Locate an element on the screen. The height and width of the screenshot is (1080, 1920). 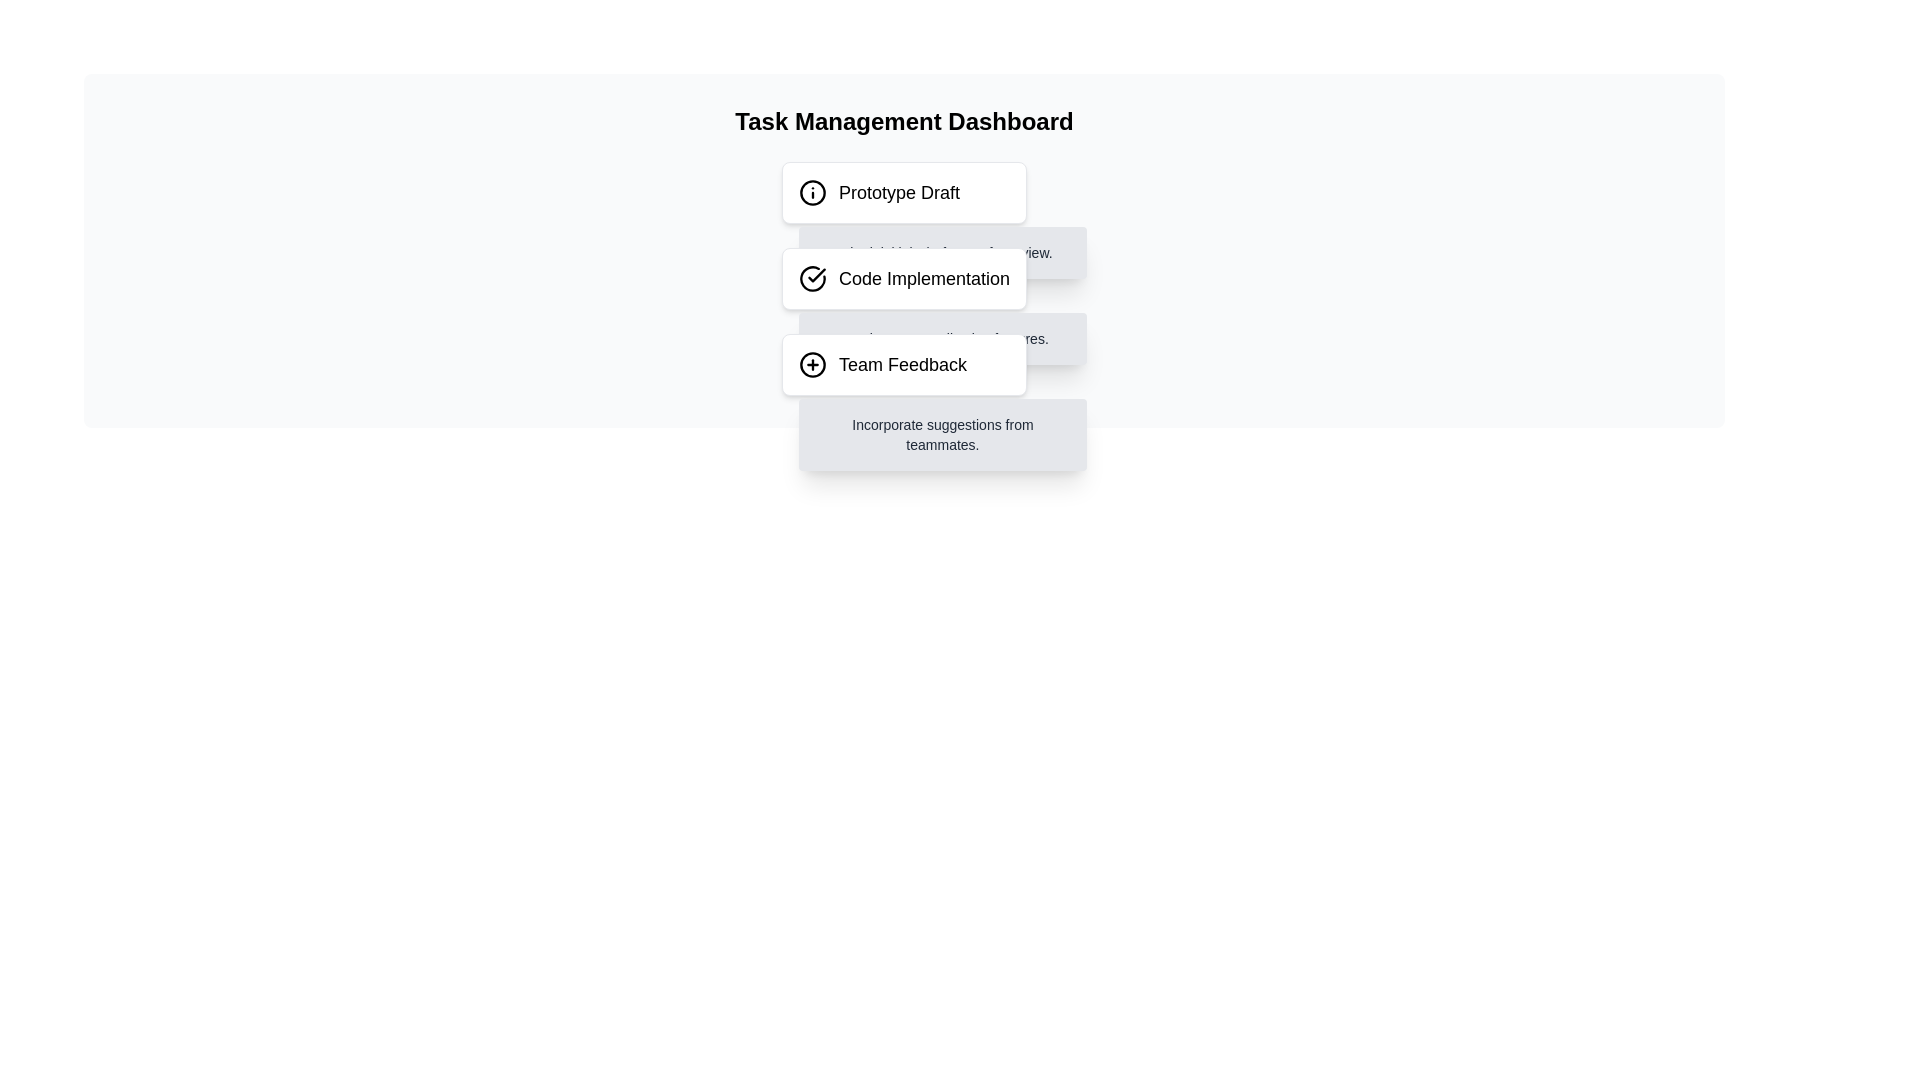
the circular graphic element representing an action or status in the 'Team Feedback' section, specifically located in the center-left portion of the user interface is located at coordinates (812, 365).